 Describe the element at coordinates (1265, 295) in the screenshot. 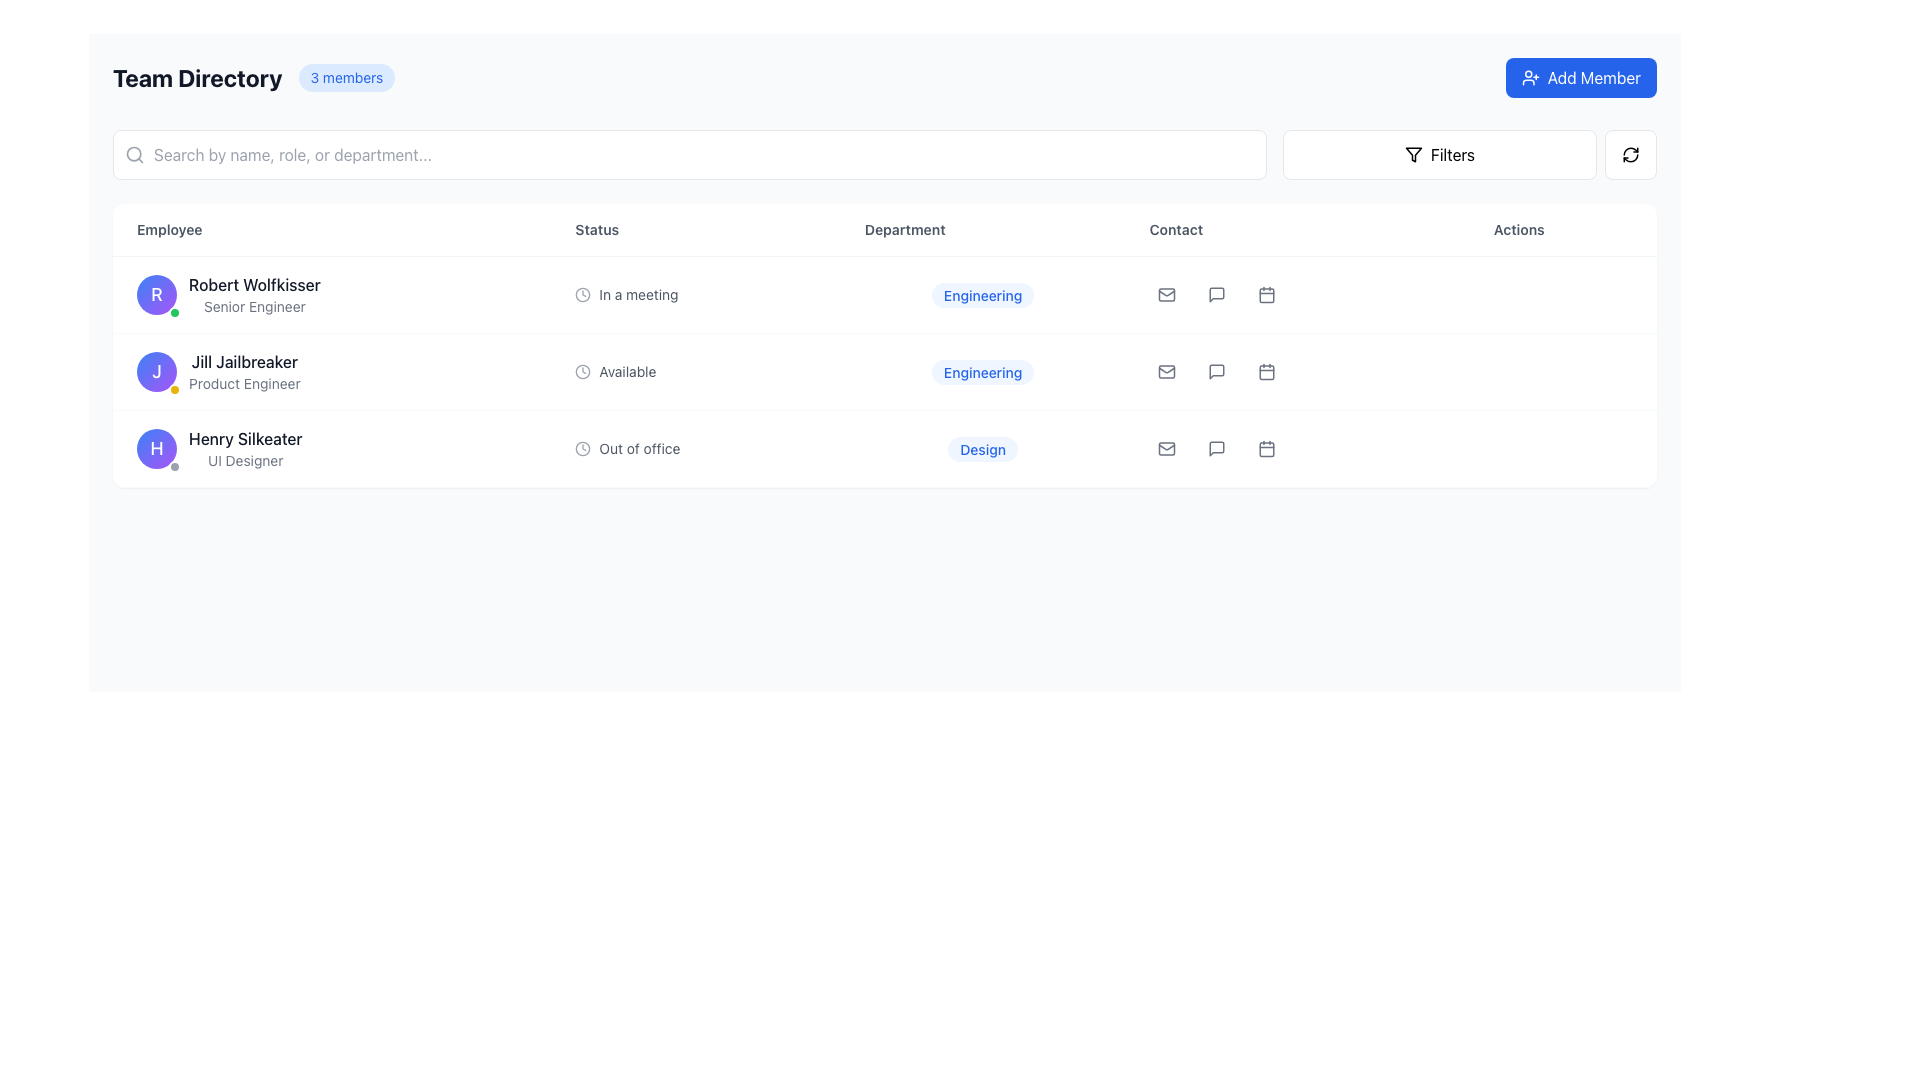

I see `the calendar icon` at that location.